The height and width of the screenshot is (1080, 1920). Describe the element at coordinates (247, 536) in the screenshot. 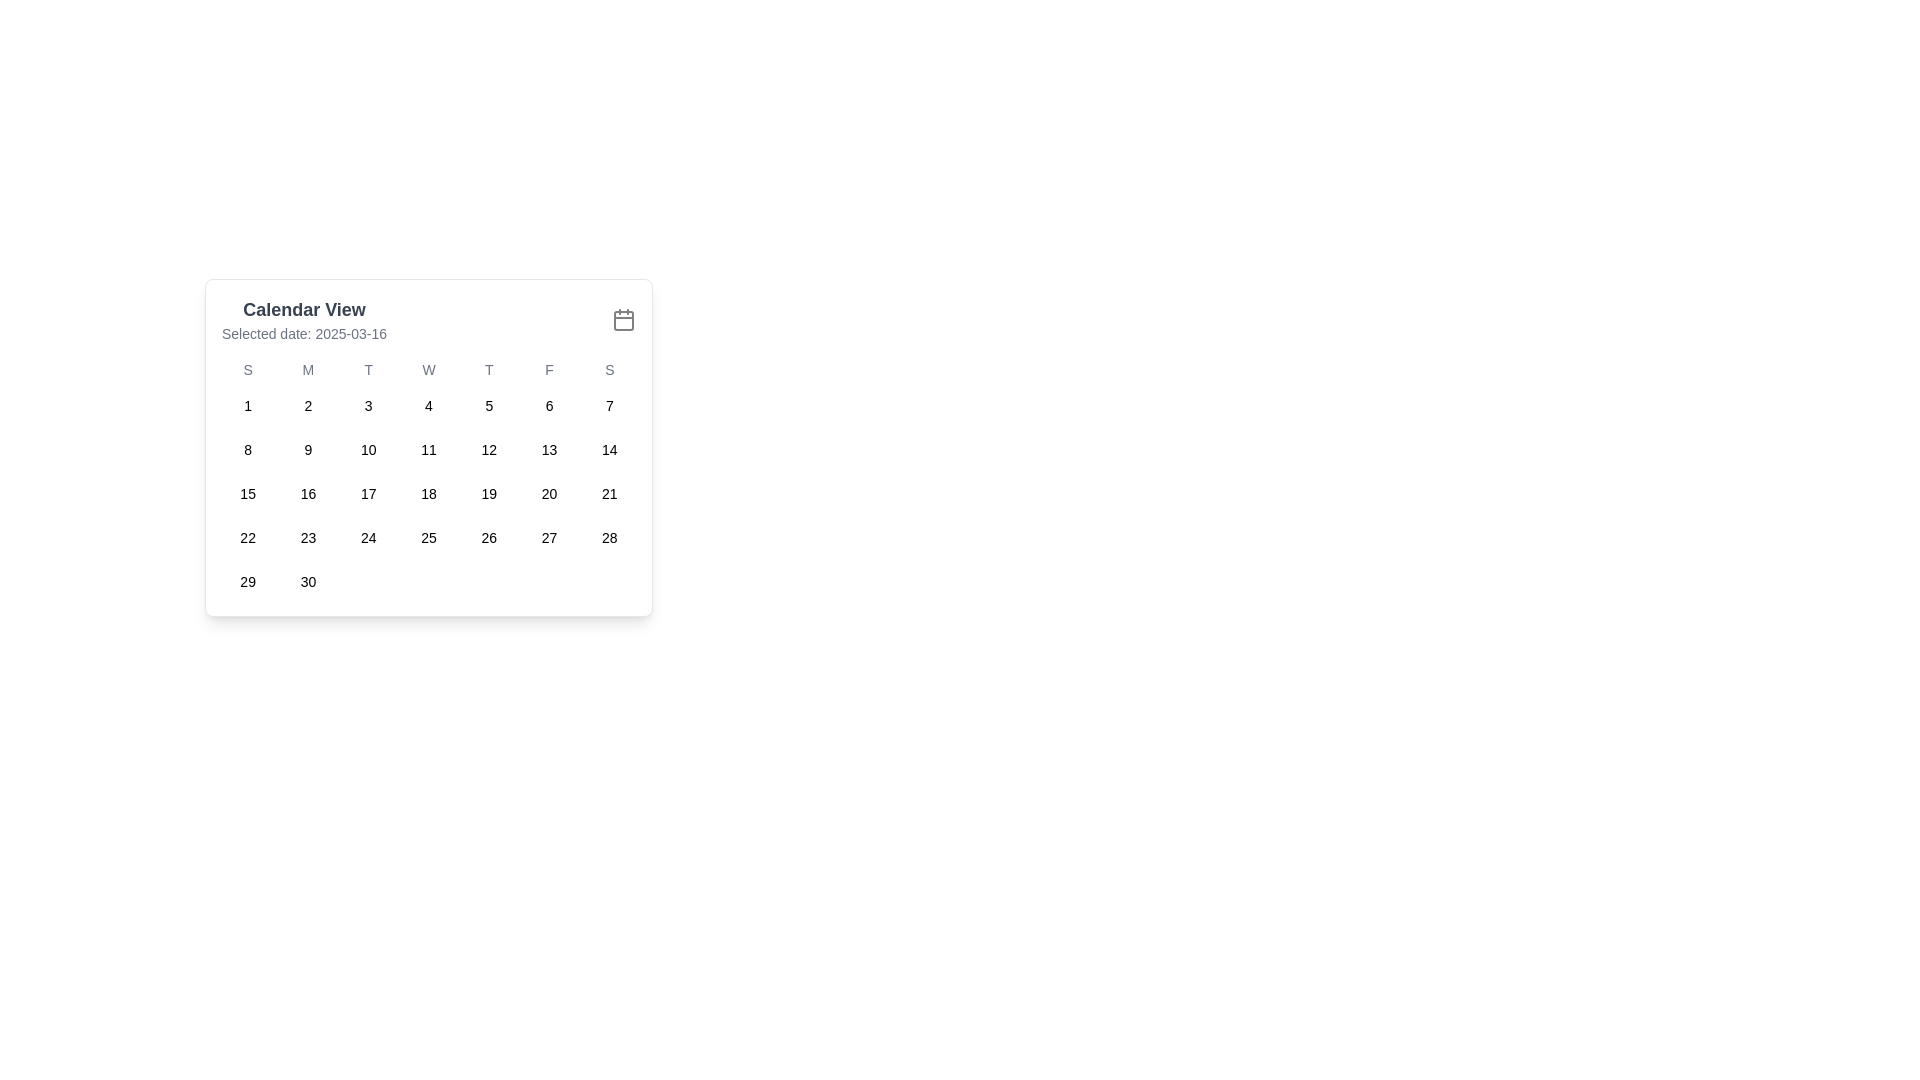

I see `the calendar day cell labeled '22'` at that location.